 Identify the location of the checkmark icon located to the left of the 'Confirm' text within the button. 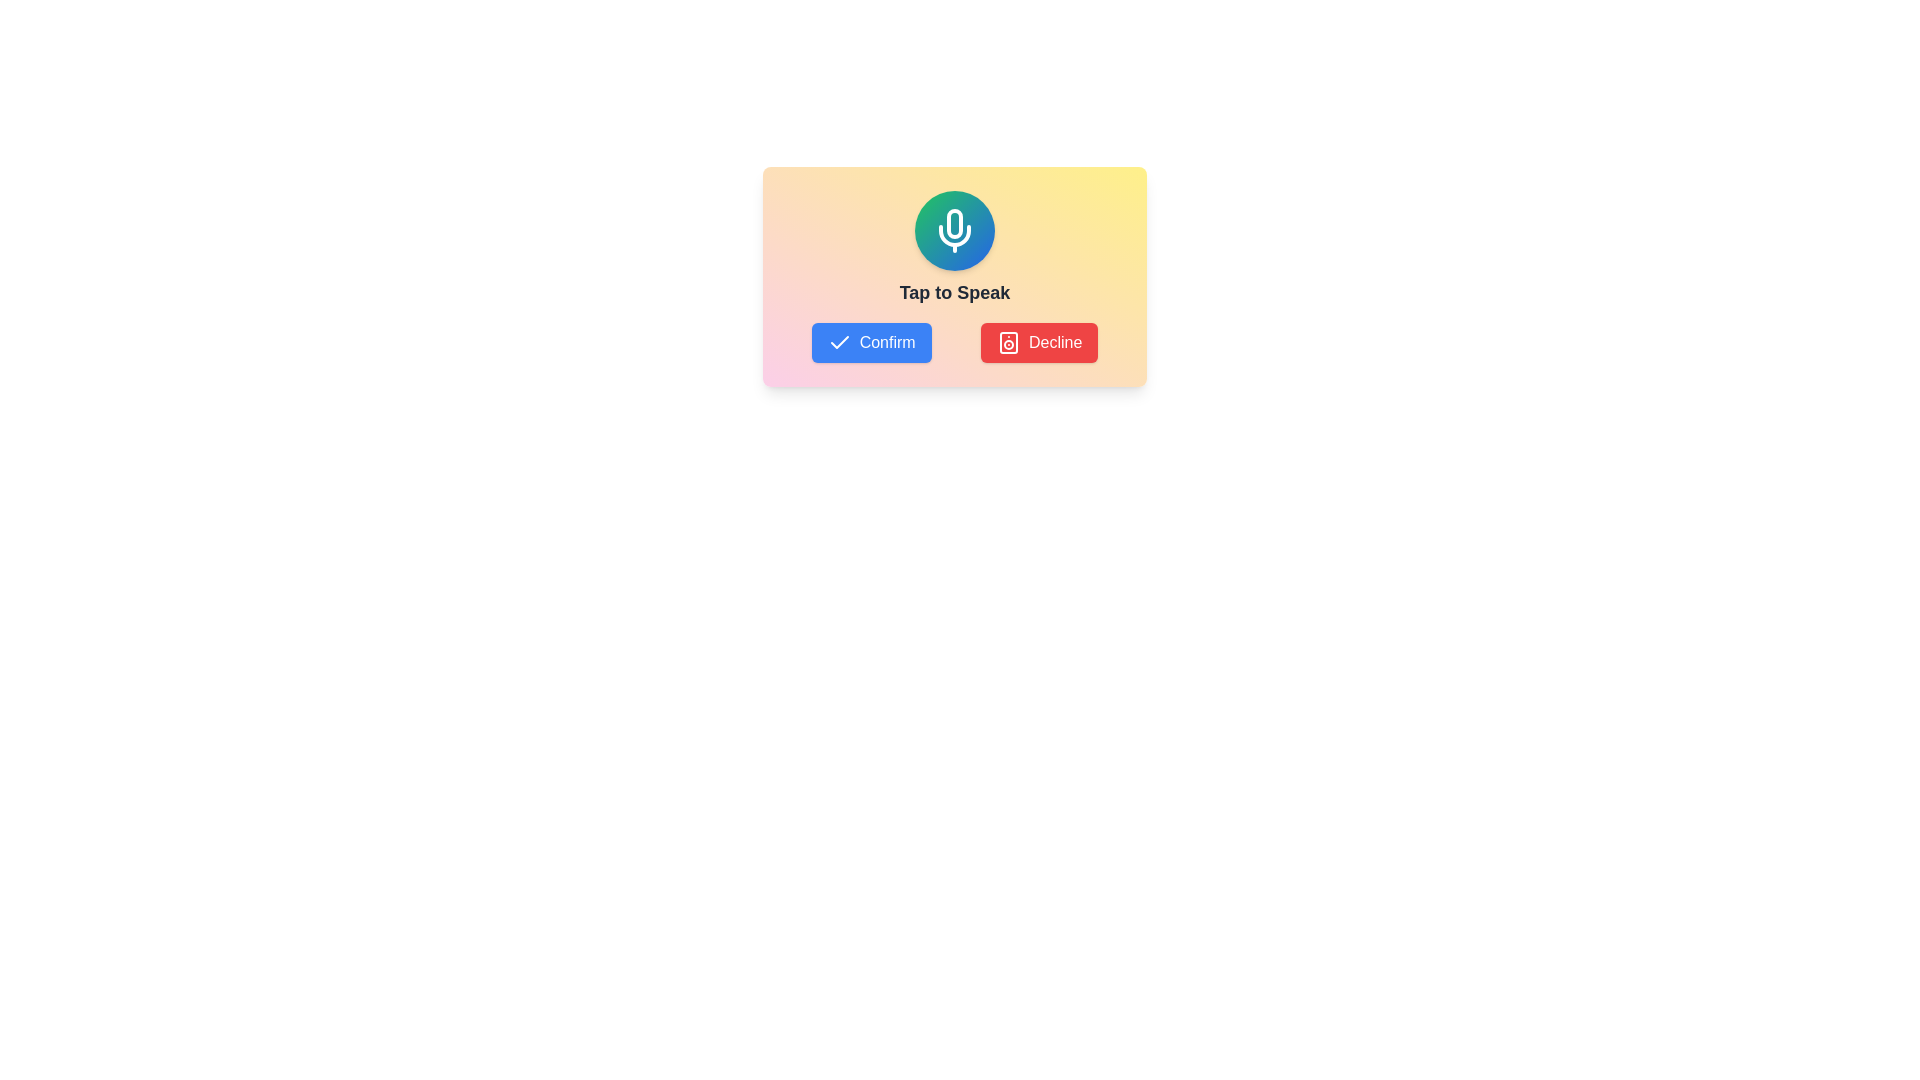
(839, 342).